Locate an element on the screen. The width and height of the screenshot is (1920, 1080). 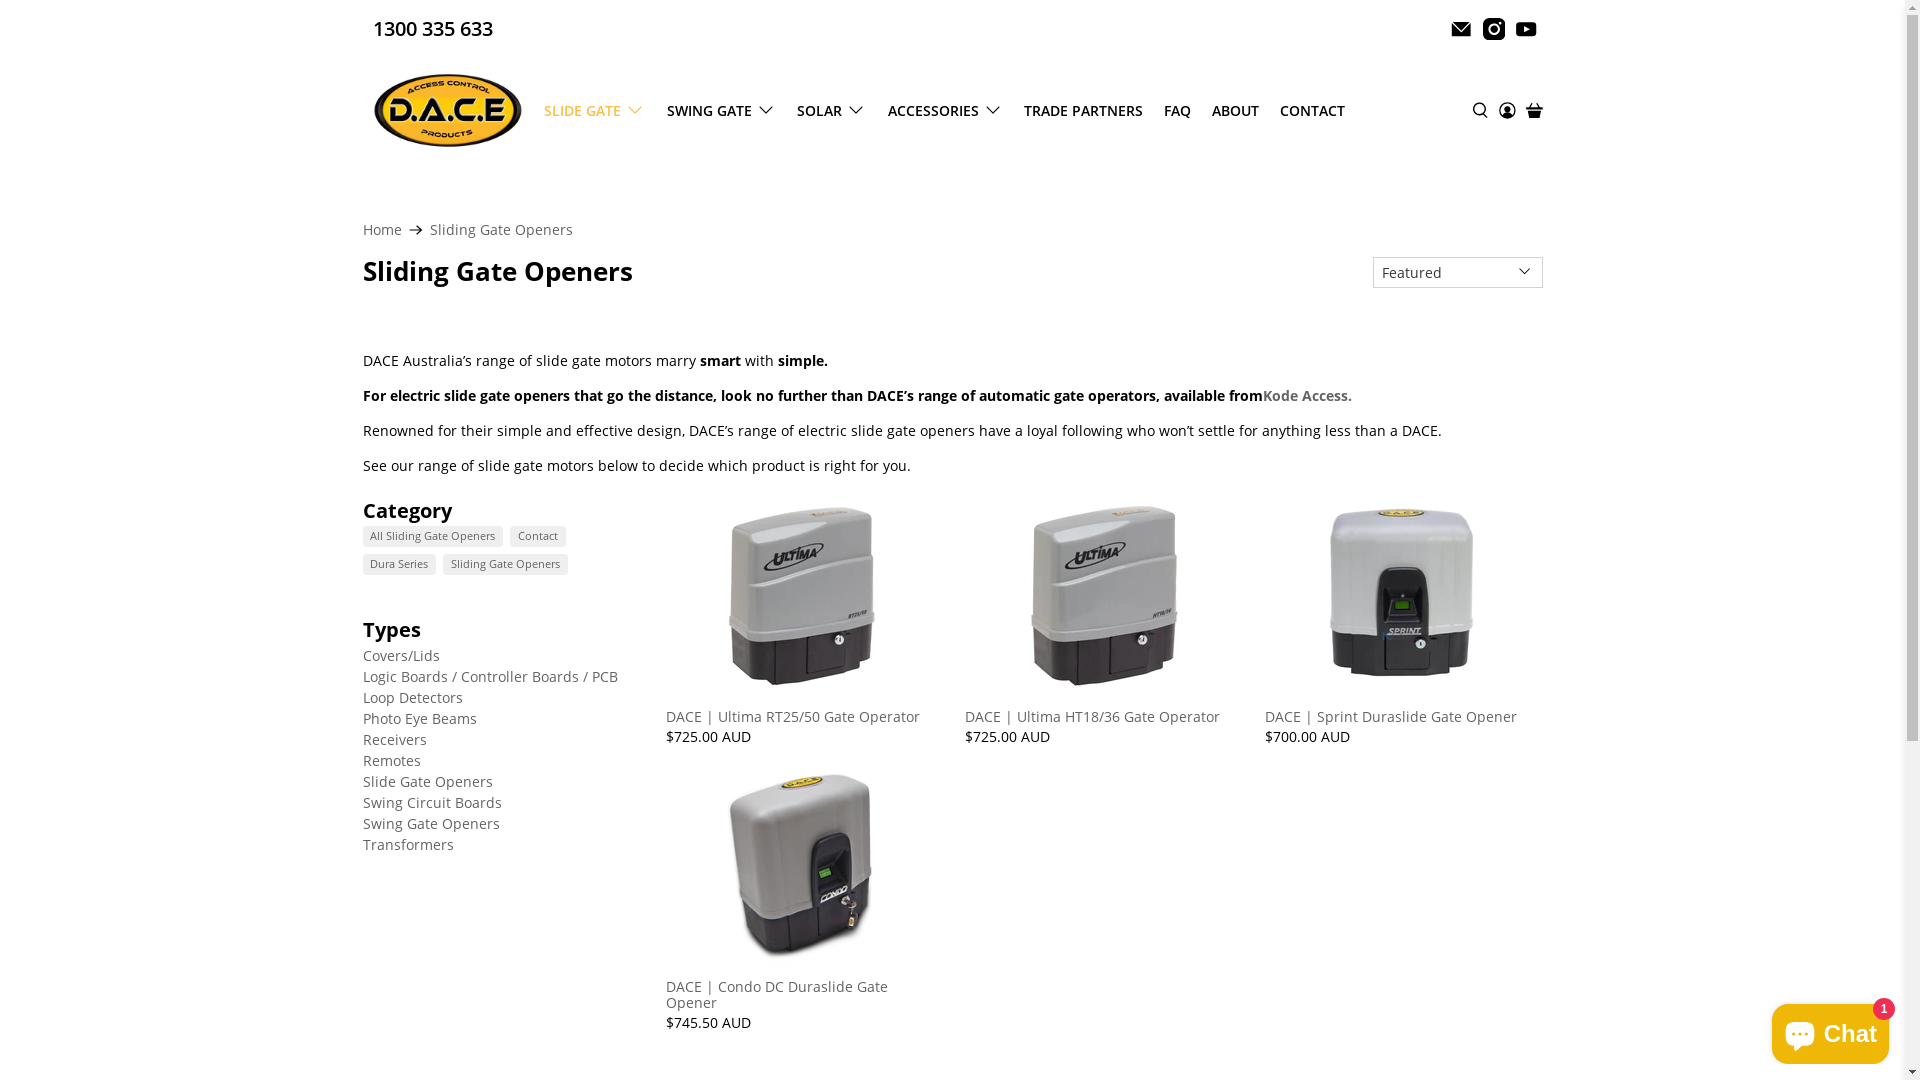
'DACE Australia on Instagram' is located at coordinates (1493, 29).